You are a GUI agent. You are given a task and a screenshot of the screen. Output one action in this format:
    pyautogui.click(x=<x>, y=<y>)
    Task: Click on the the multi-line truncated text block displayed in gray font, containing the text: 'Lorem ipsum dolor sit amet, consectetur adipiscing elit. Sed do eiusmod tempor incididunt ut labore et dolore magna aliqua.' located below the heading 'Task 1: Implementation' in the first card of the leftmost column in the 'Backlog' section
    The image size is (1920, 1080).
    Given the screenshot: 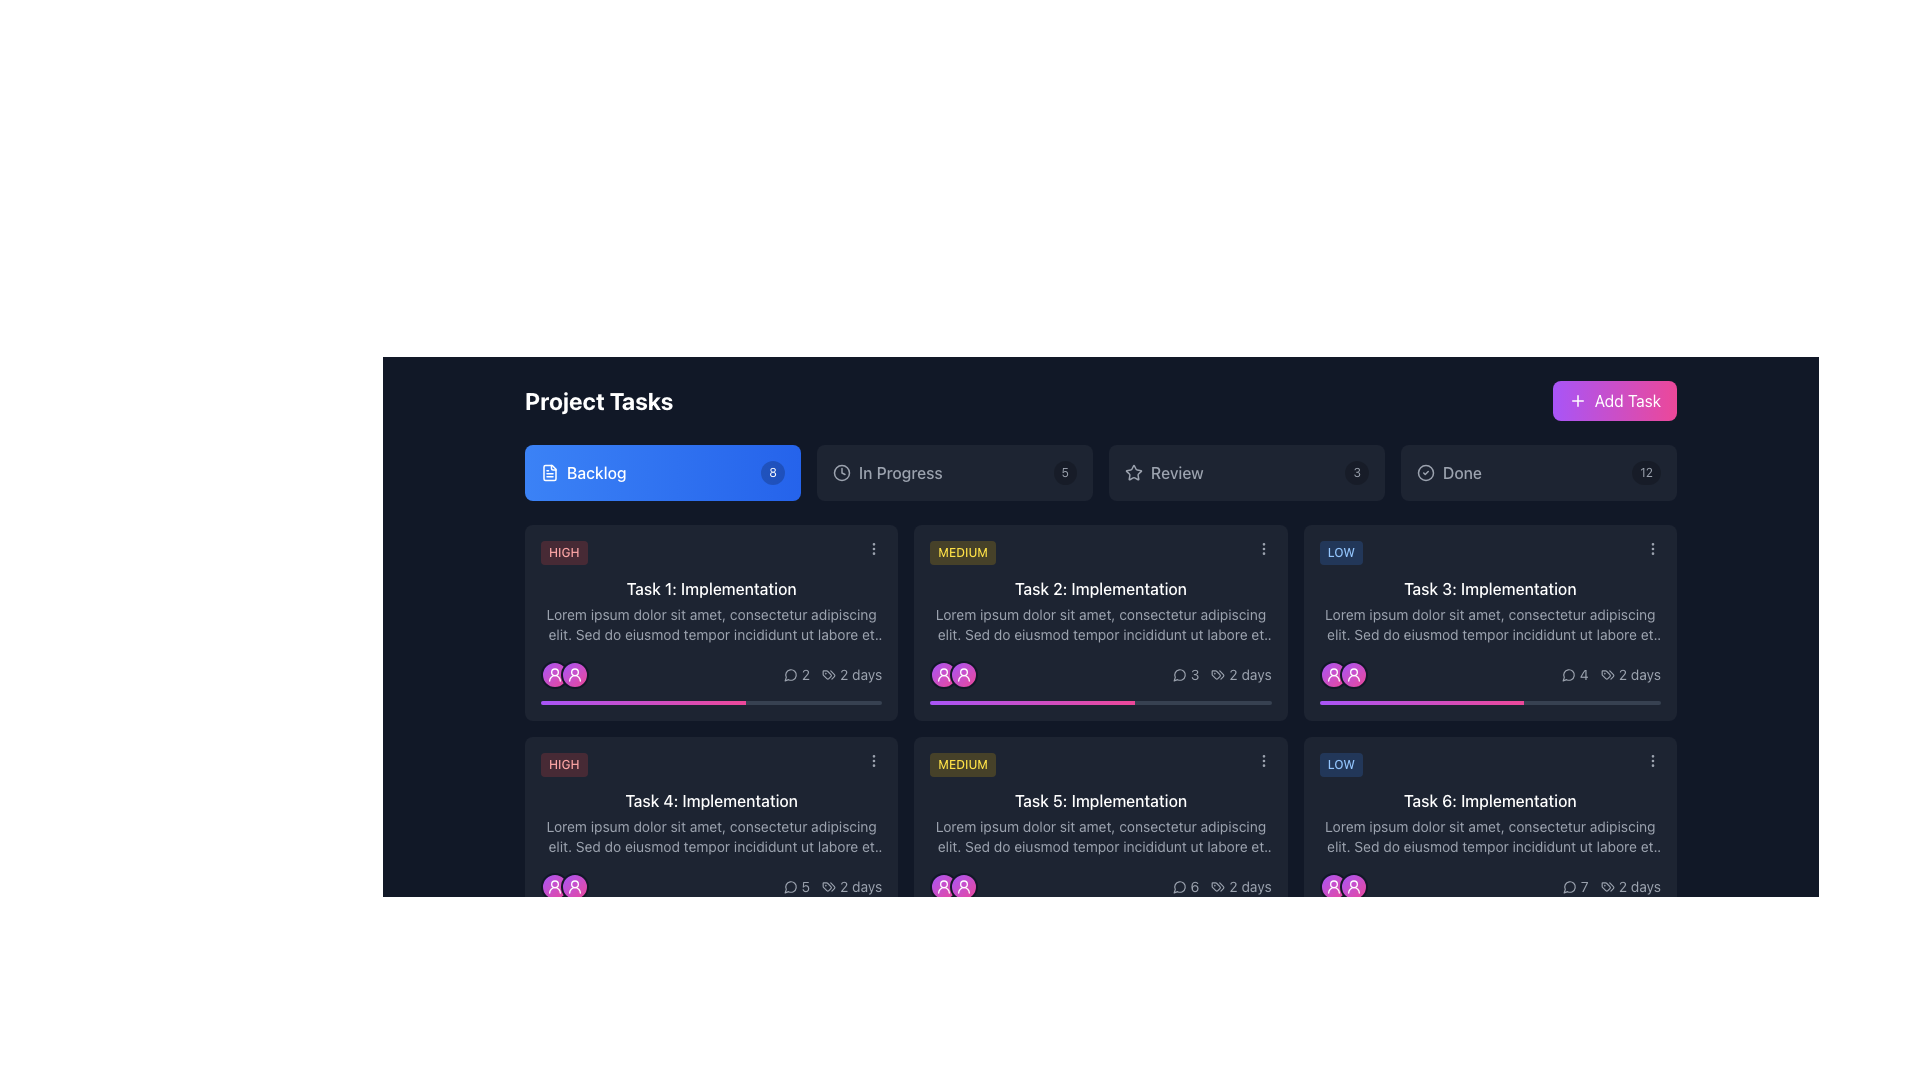 What is the action you would take?
    pyautogui.click(x=711, y=623)
    